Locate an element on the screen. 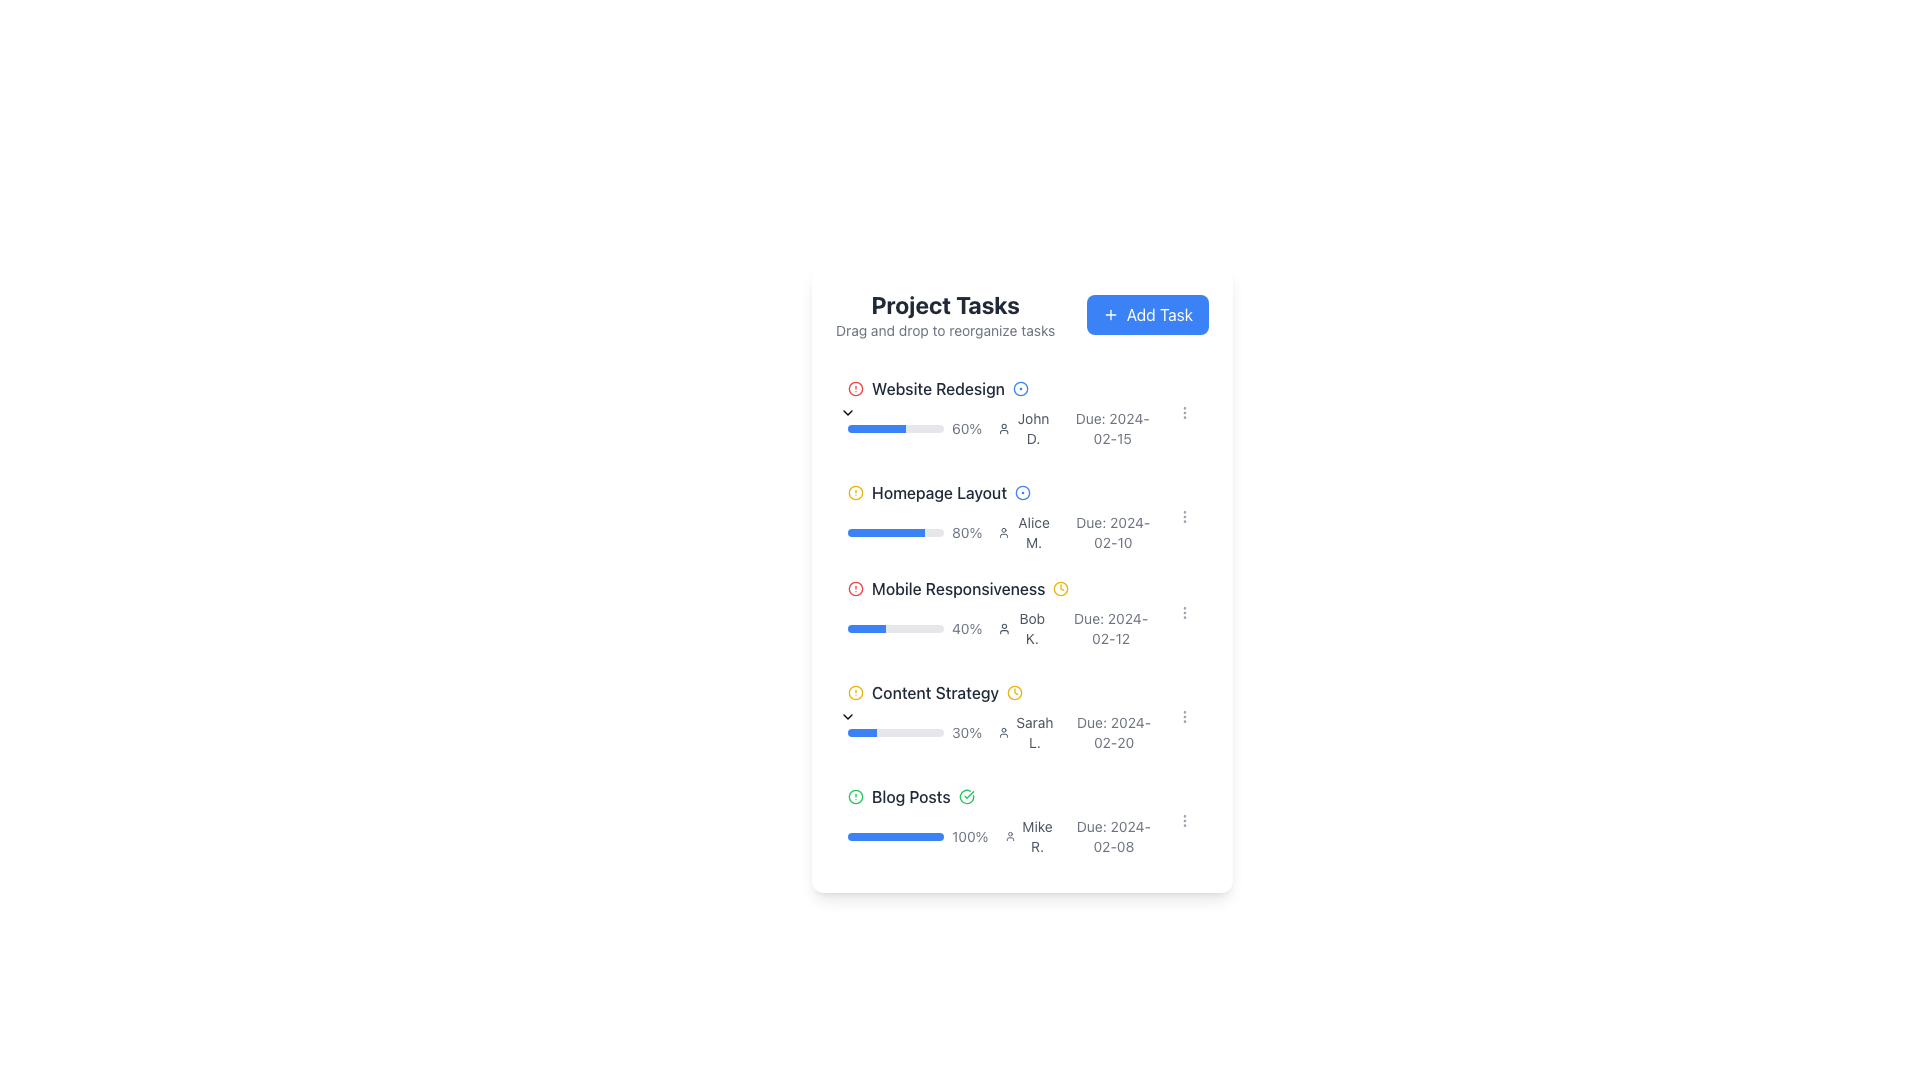 The width and height of the screenshot is (1920, 1080). the grip handle icon located is located at coordinates (824, 411).